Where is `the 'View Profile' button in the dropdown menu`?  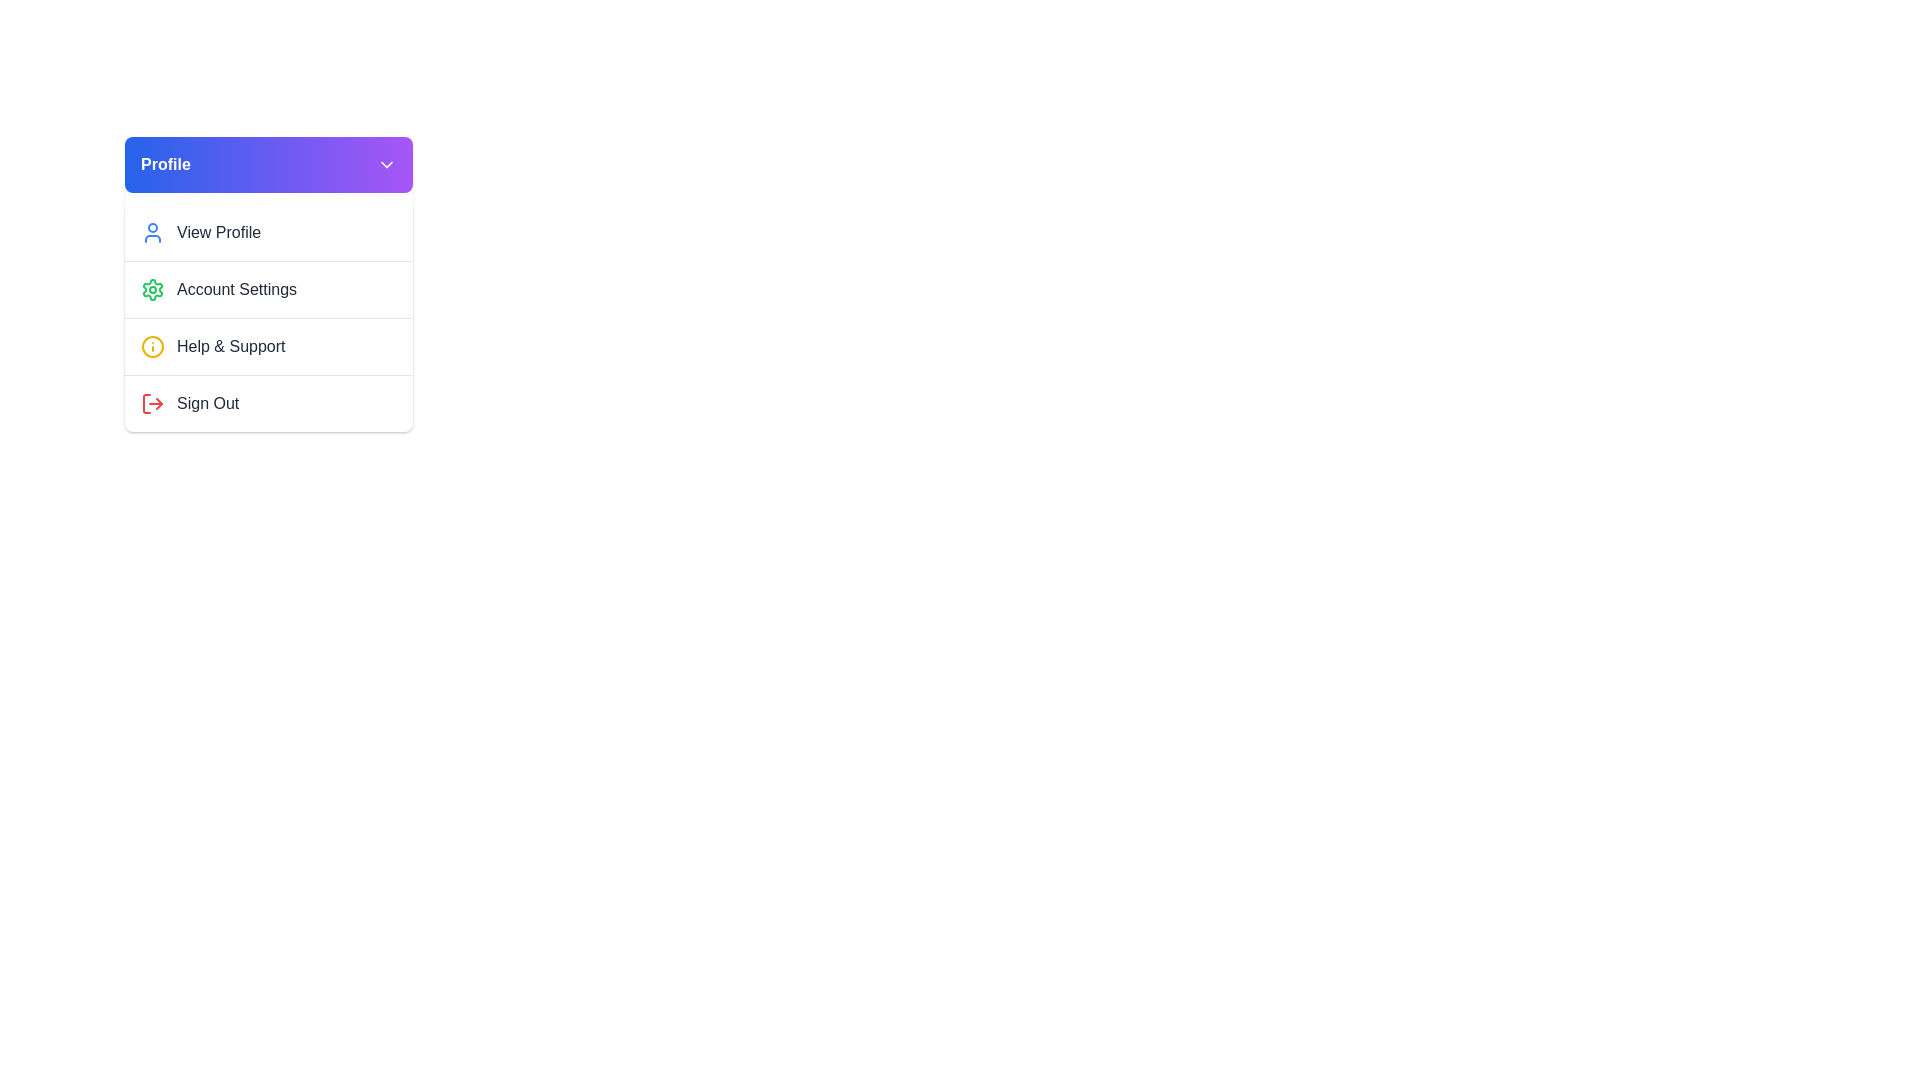 the 'View Profile' button in the dropdown menu is located at coordinates (267, 231).